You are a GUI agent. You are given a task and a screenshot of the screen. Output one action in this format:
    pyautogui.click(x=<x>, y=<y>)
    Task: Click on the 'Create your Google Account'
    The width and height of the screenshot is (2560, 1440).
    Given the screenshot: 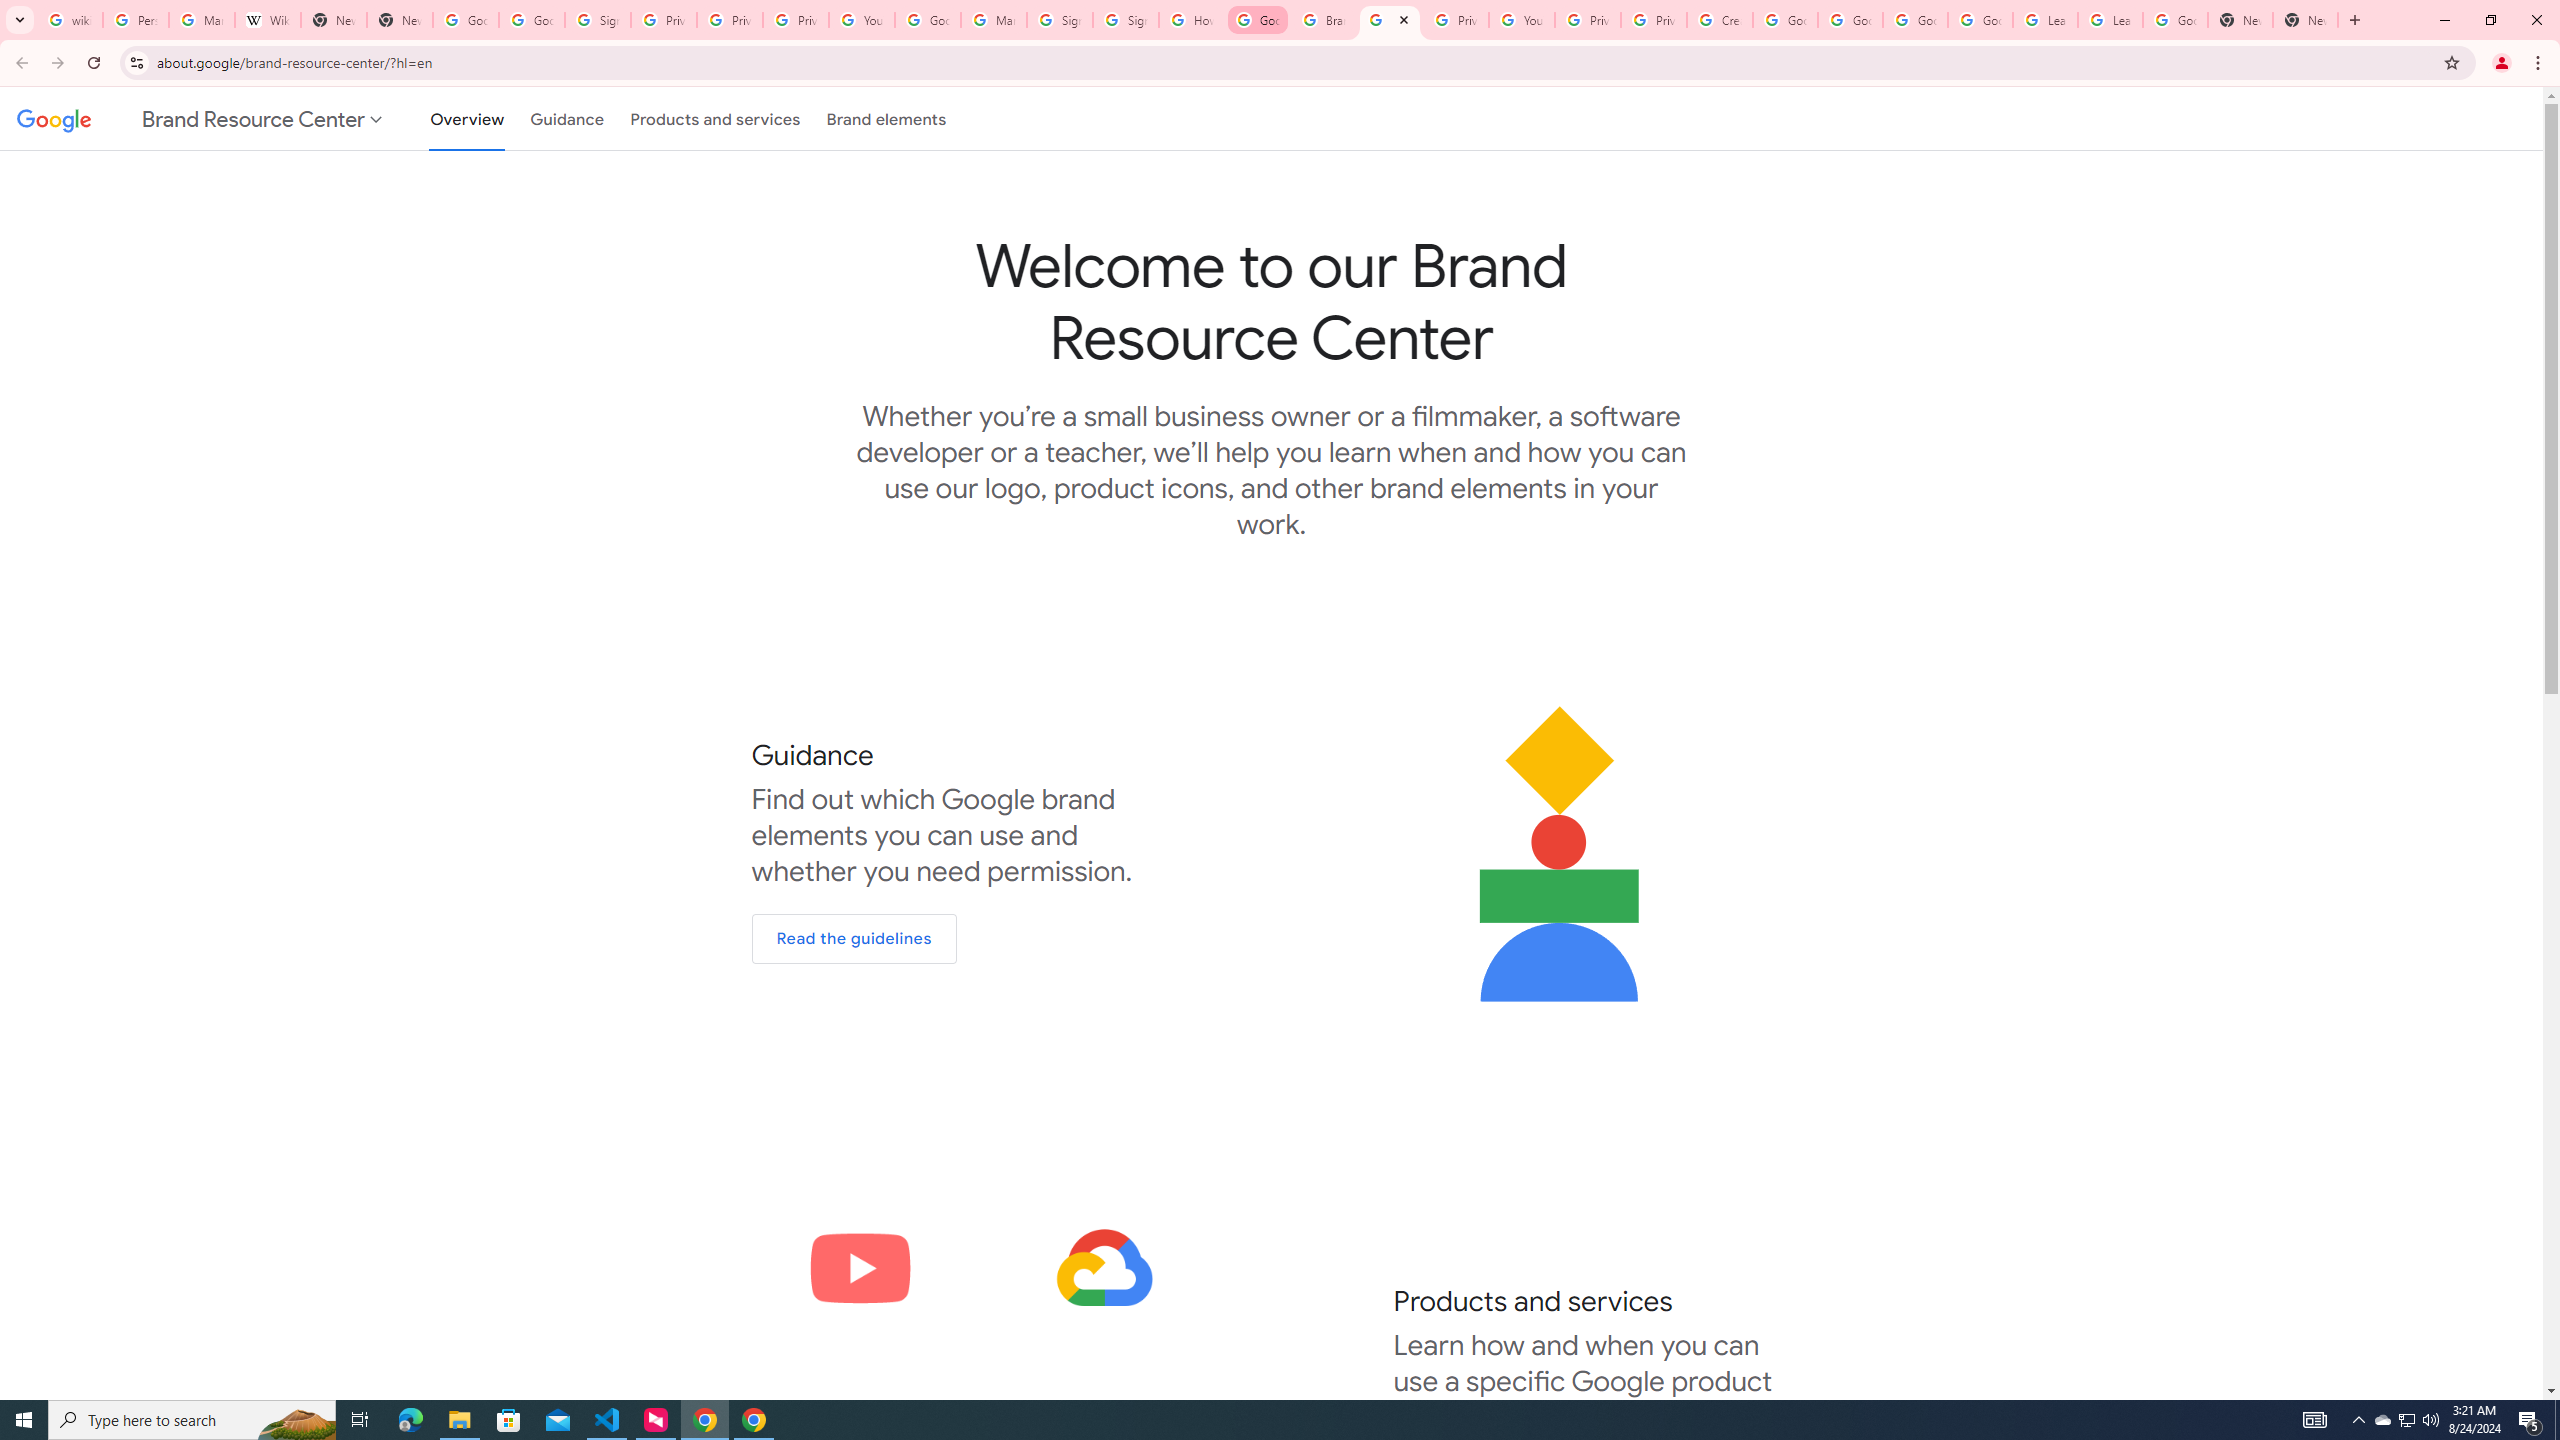 What is the action you would take?
    pyautogui.click(x=1719, y=19)
    